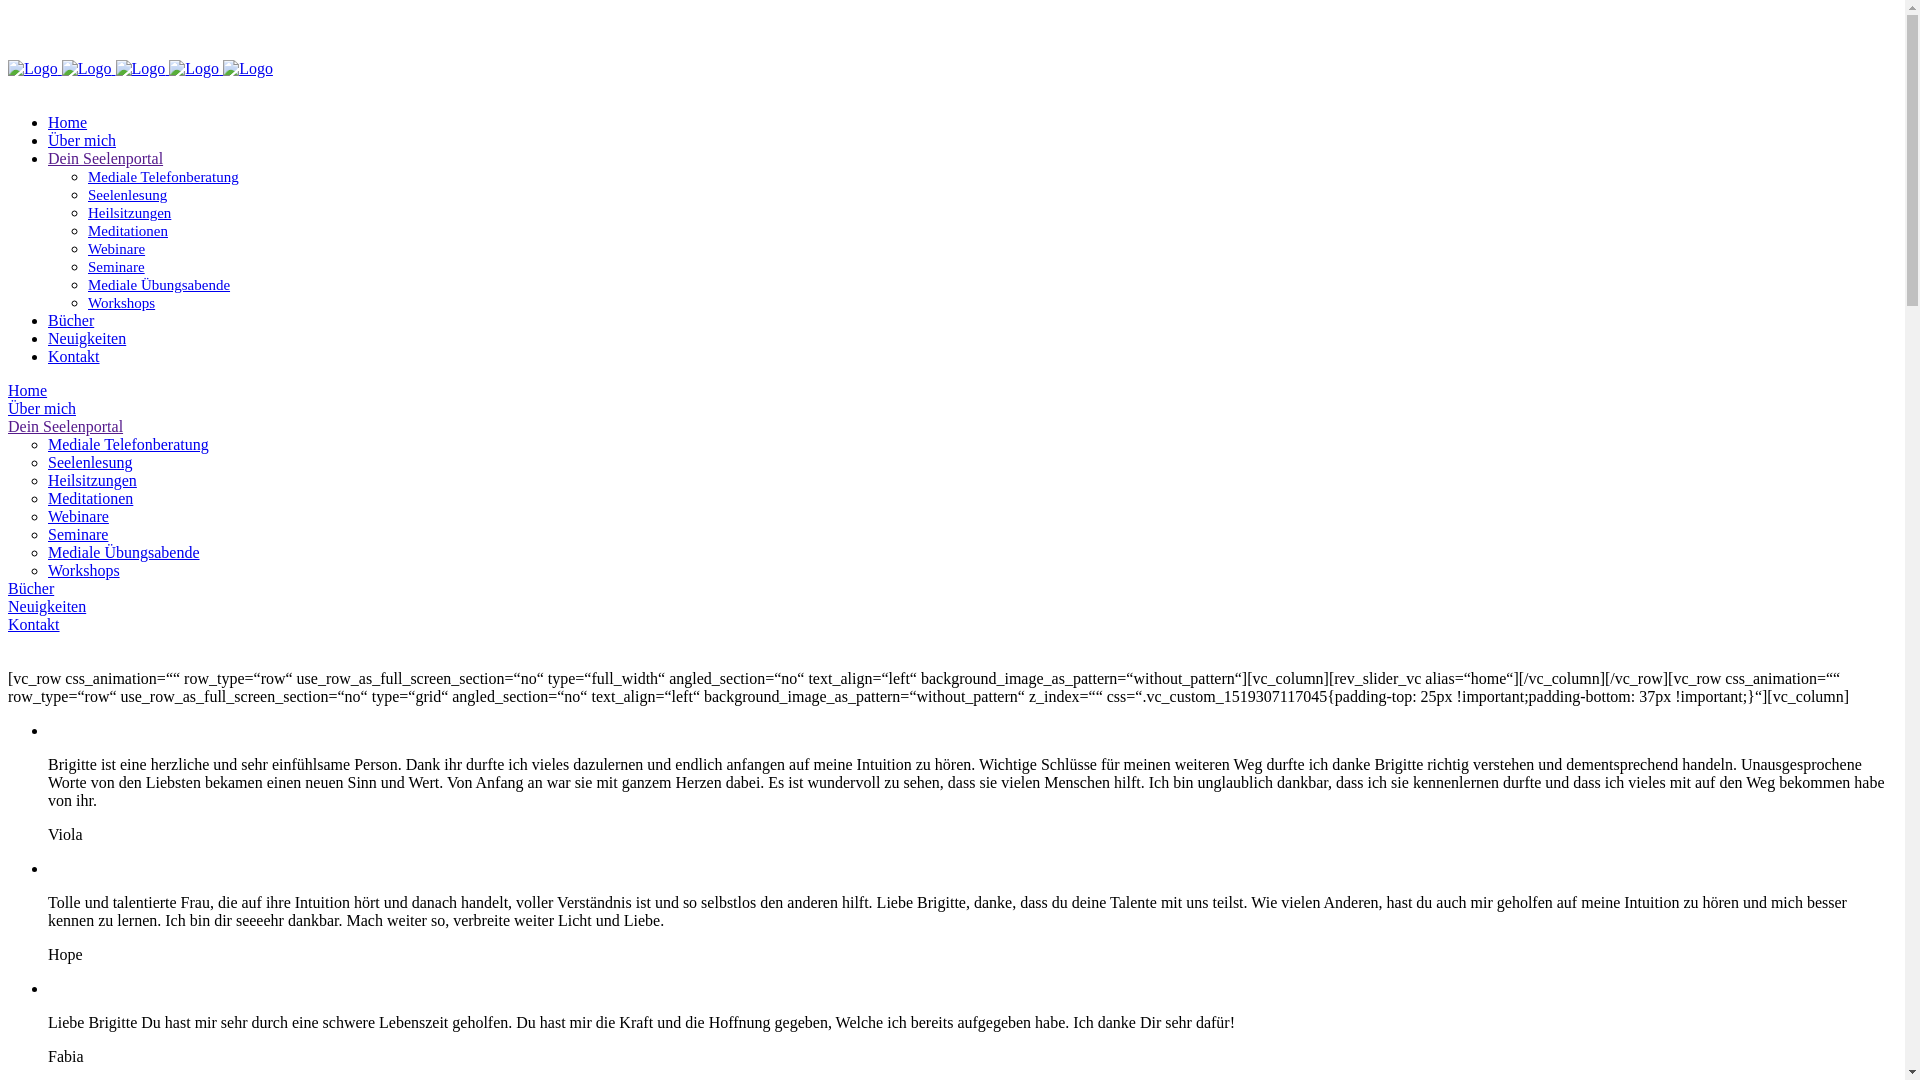 The image size is (1920, 1080). What do you see at coordinates (86, 230) in the screenshot?
I see `'Meditationen'` at bounding box center [86, 230].